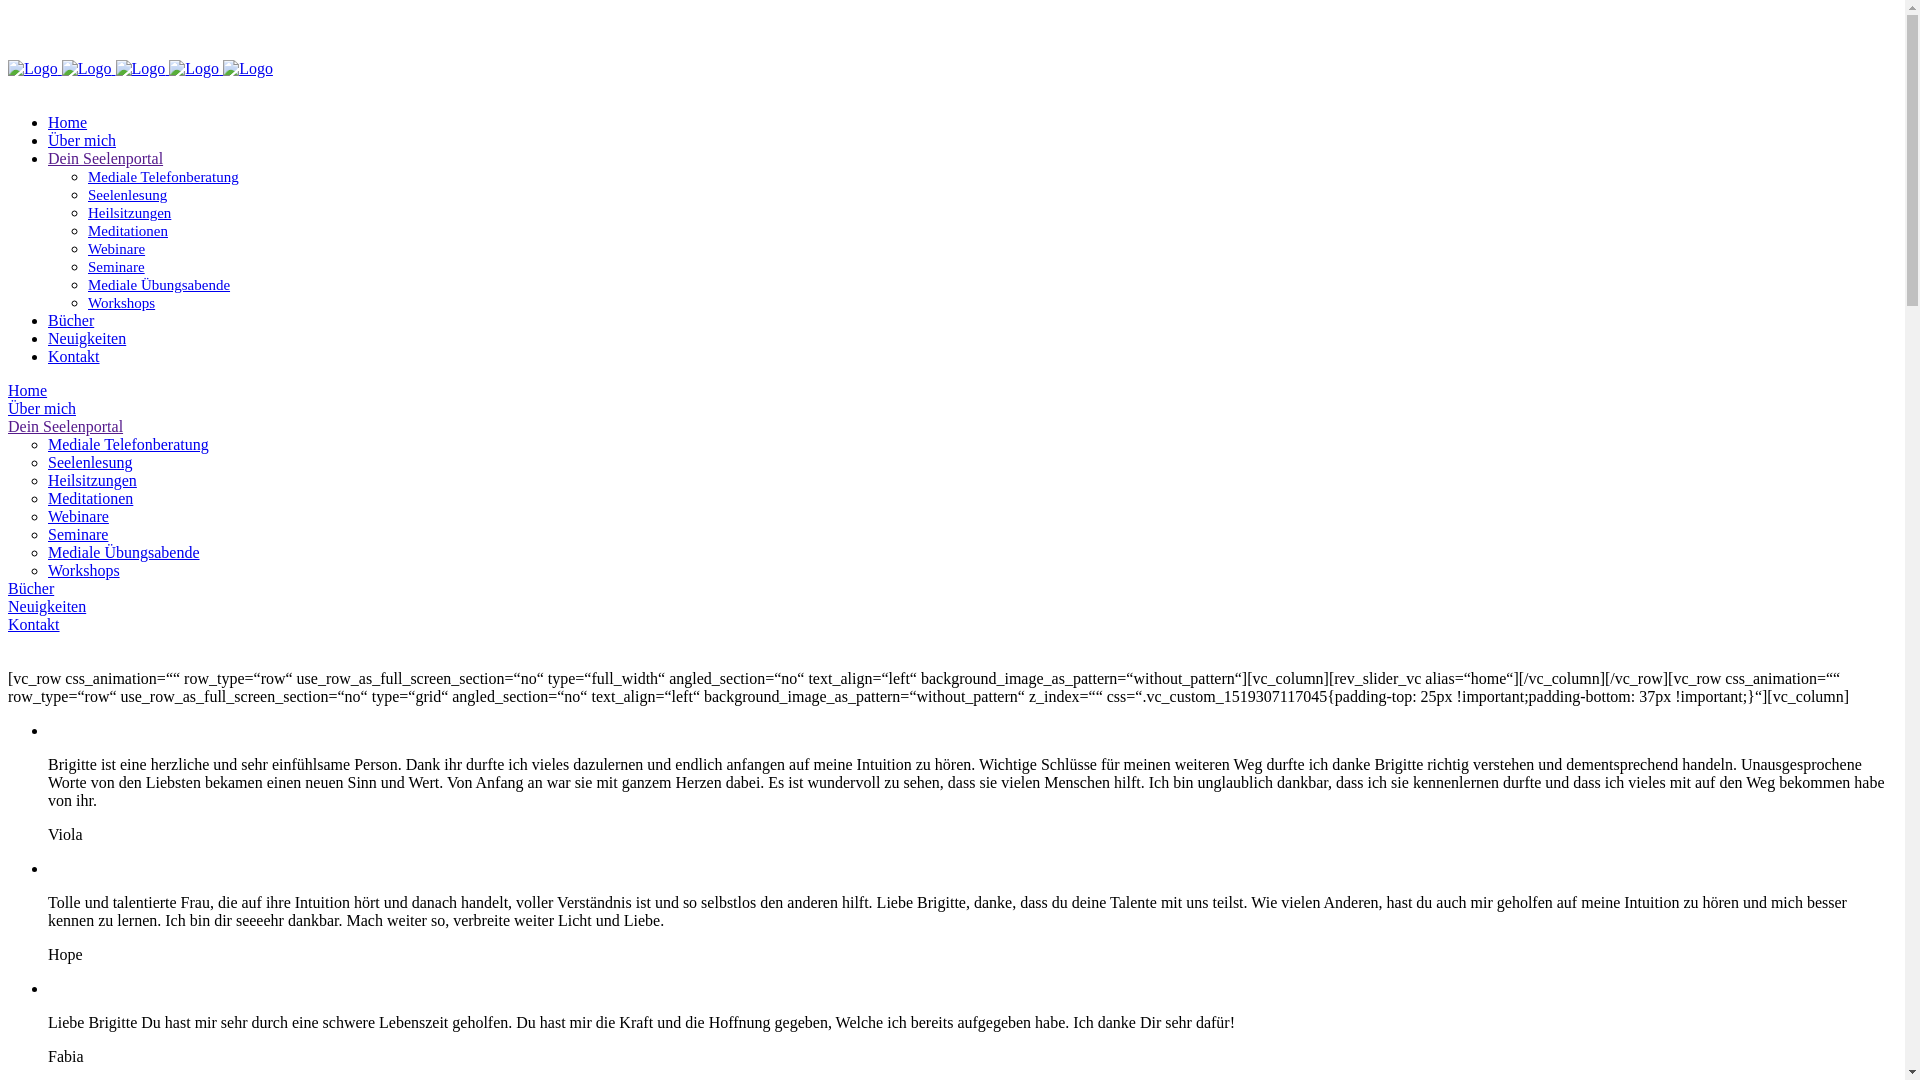 The image size is (1920, 1080). What do you see at coordinates (86, 230) in the screenshot?
I see `'Meditationen'` at bounding box center [86, 230].